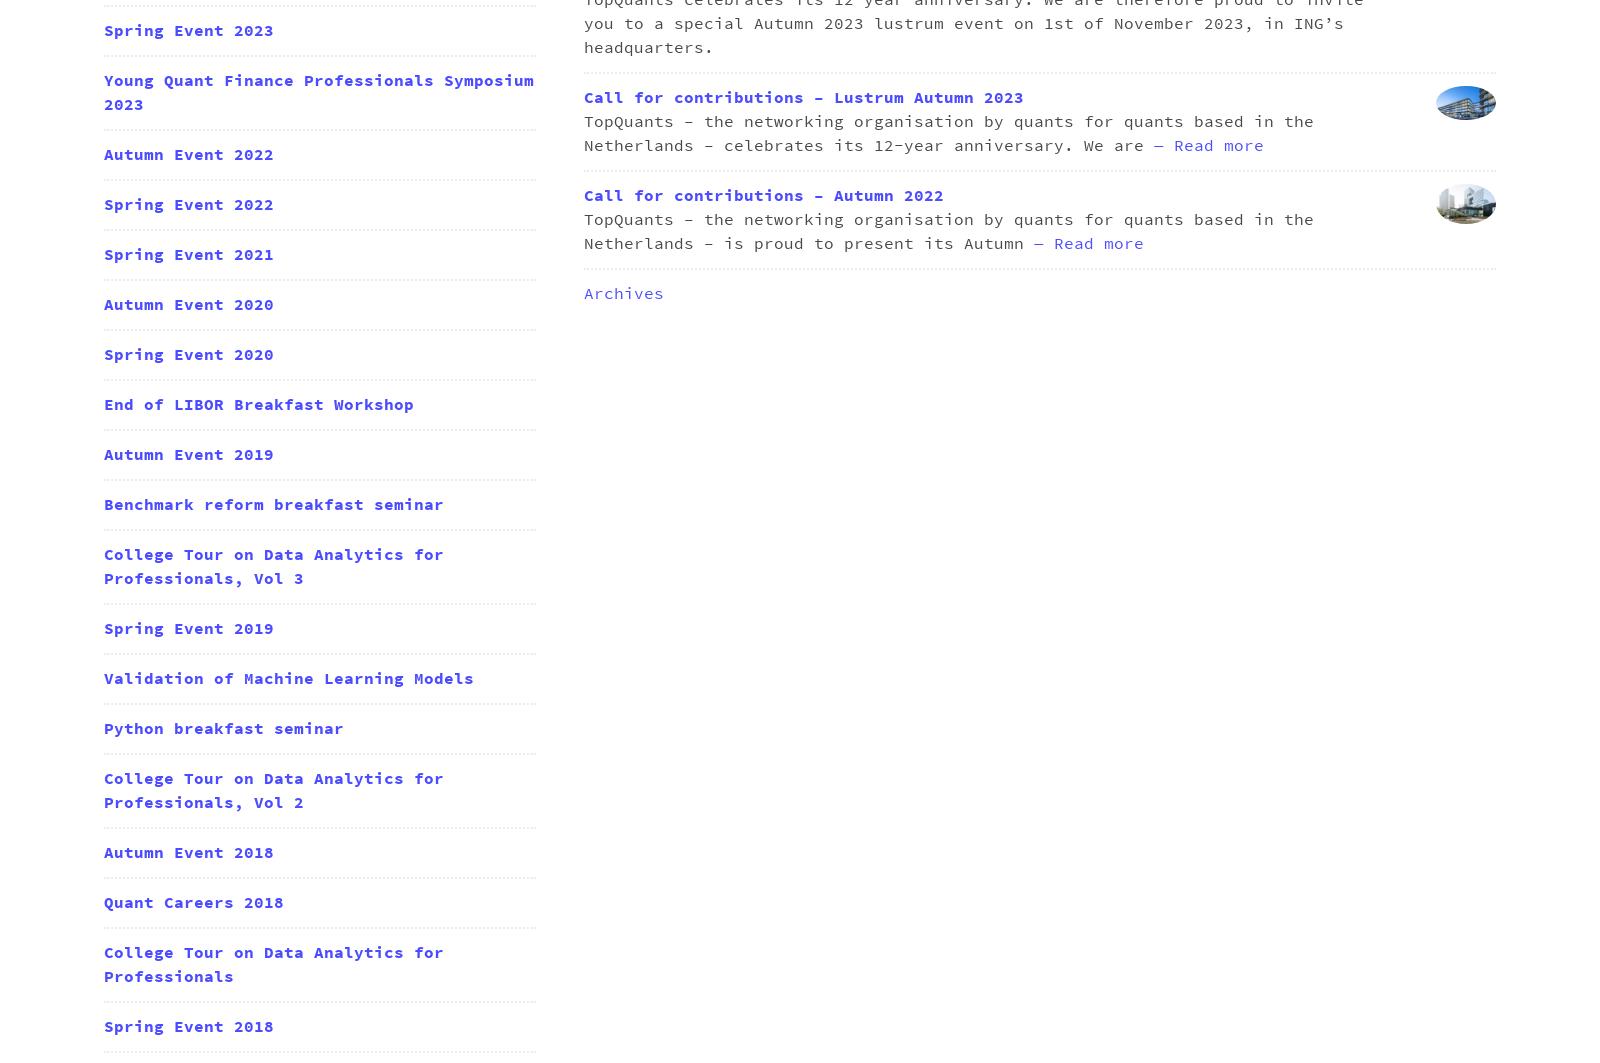  What do you see at coordinates (192, 902) in the screenshot?
I see `'Quant Careers 2018'` at bounding box center [192, 902].